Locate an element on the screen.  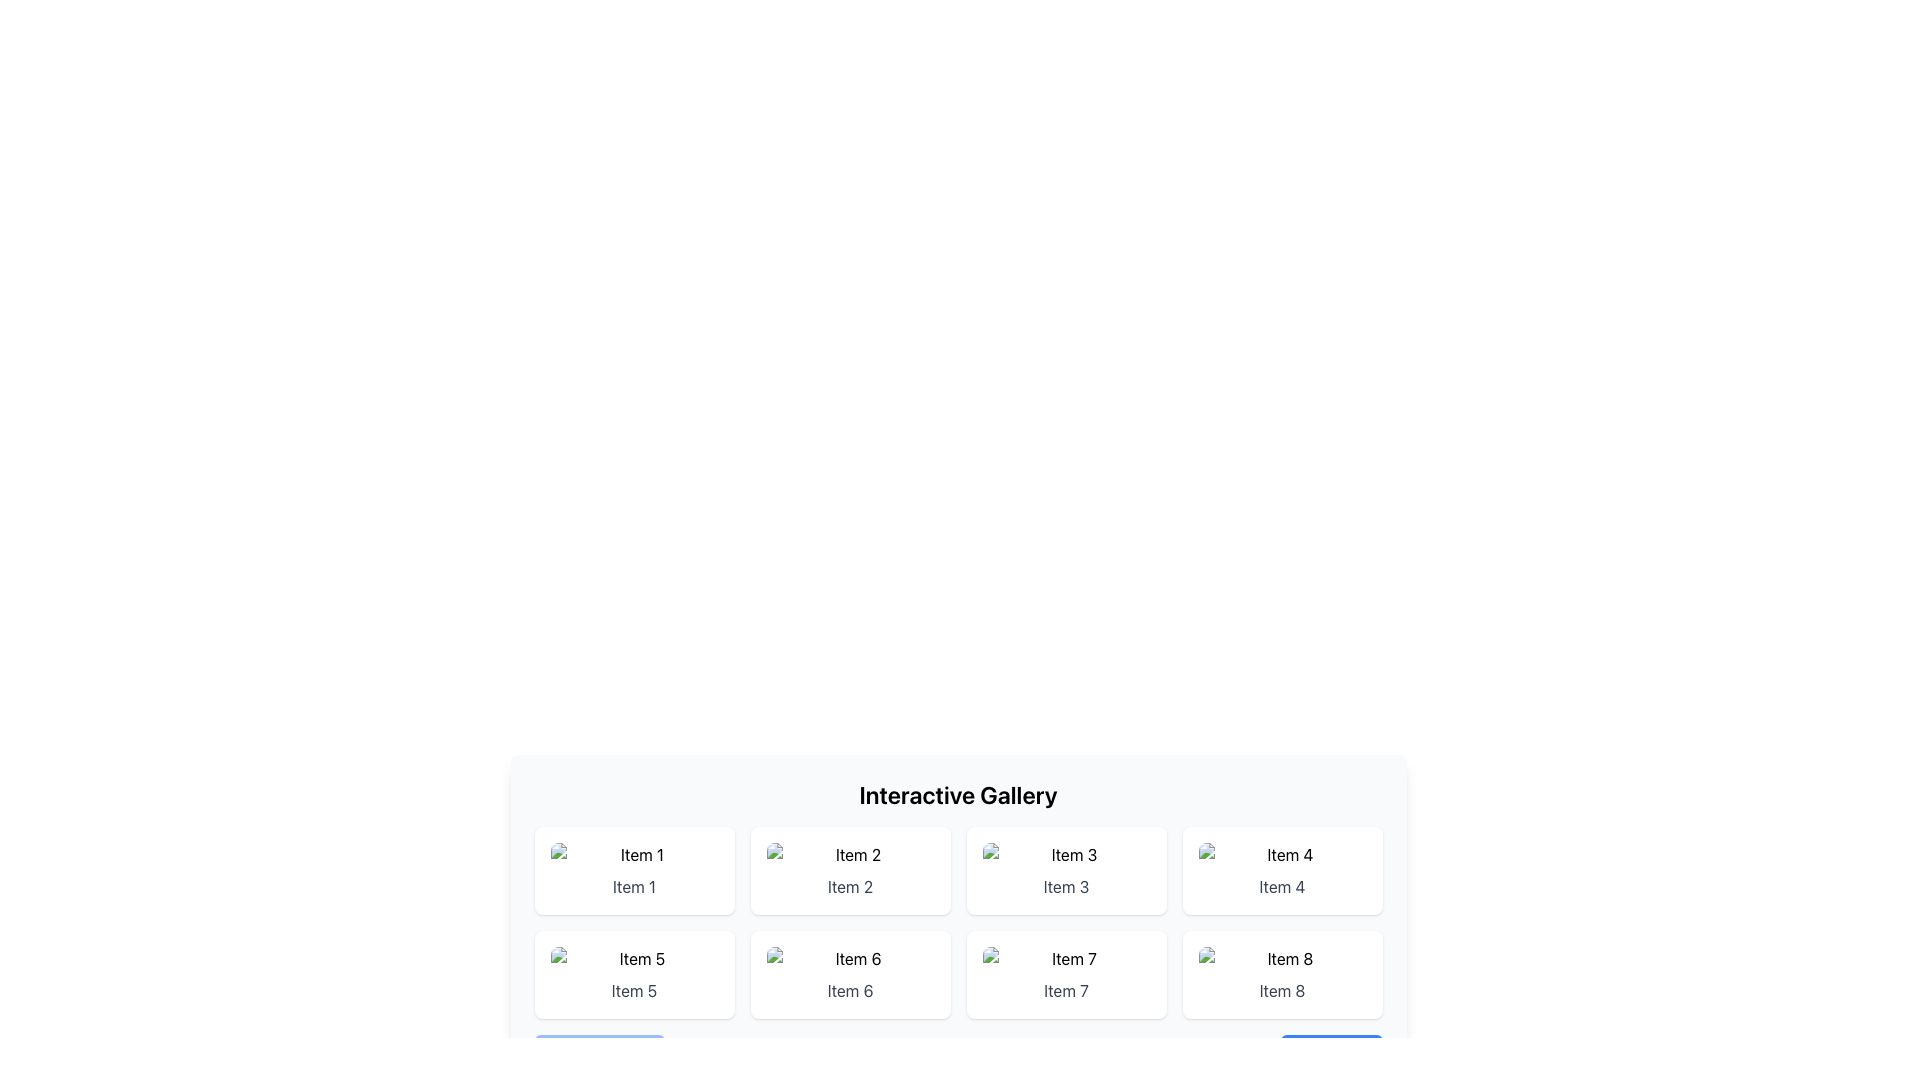
the descriptive text label for 'Item 1' located beneath its corresponding image placeholder in the gallery grid is located at coordinates (633, 886).